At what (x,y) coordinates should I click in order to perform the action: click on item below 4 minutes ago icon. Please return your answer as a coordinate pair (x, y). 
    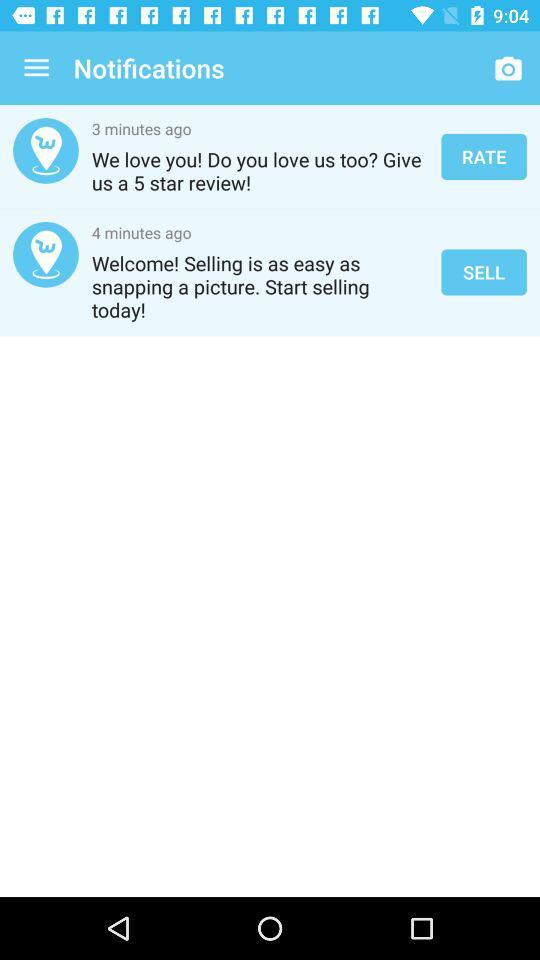
    Looking at the image, I should click on (260, 285).